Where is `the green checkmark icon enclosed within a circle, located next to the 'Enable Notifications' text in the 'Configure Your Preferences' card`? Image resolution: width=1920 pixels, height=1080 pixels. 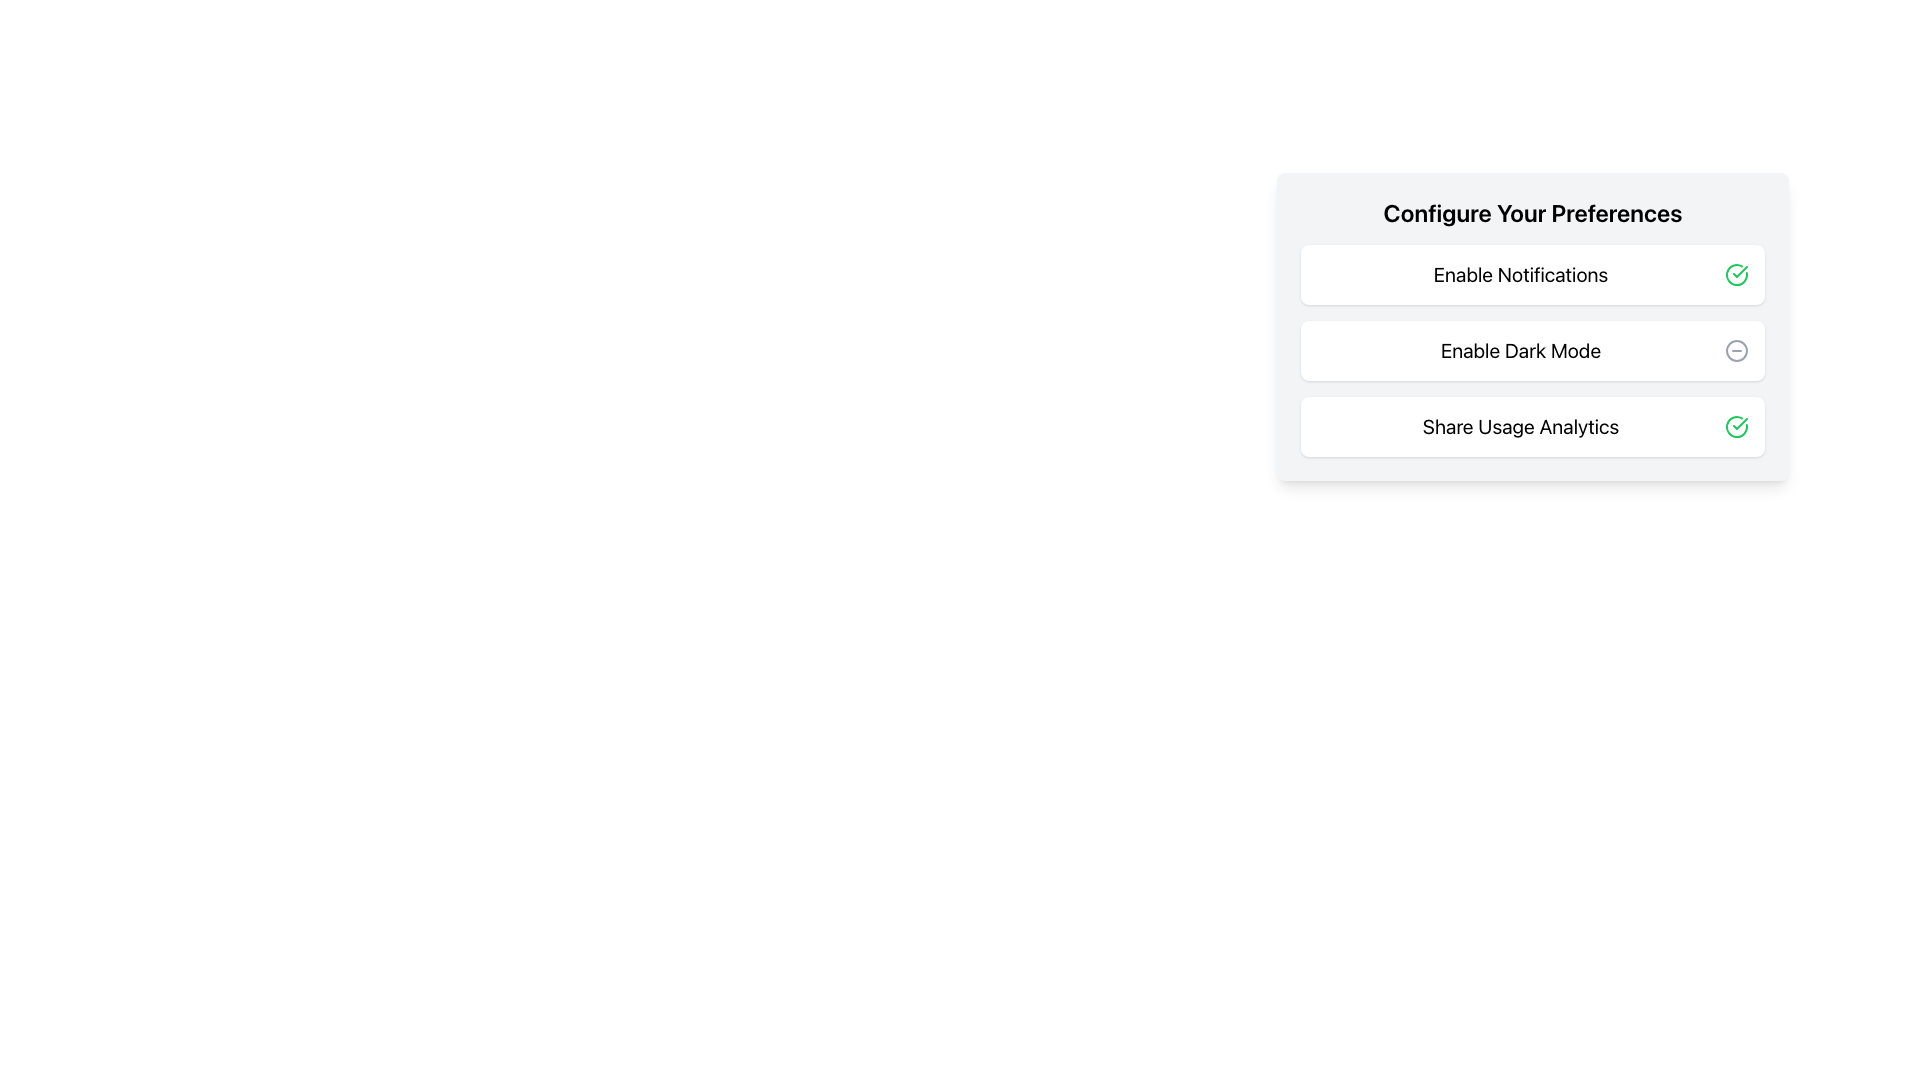 the green checkmark icon enclosed within a circle, located next to the 'Enable Notifications' text in the 'Configure Your Preferences' card is located at coordinates (1736, 274).